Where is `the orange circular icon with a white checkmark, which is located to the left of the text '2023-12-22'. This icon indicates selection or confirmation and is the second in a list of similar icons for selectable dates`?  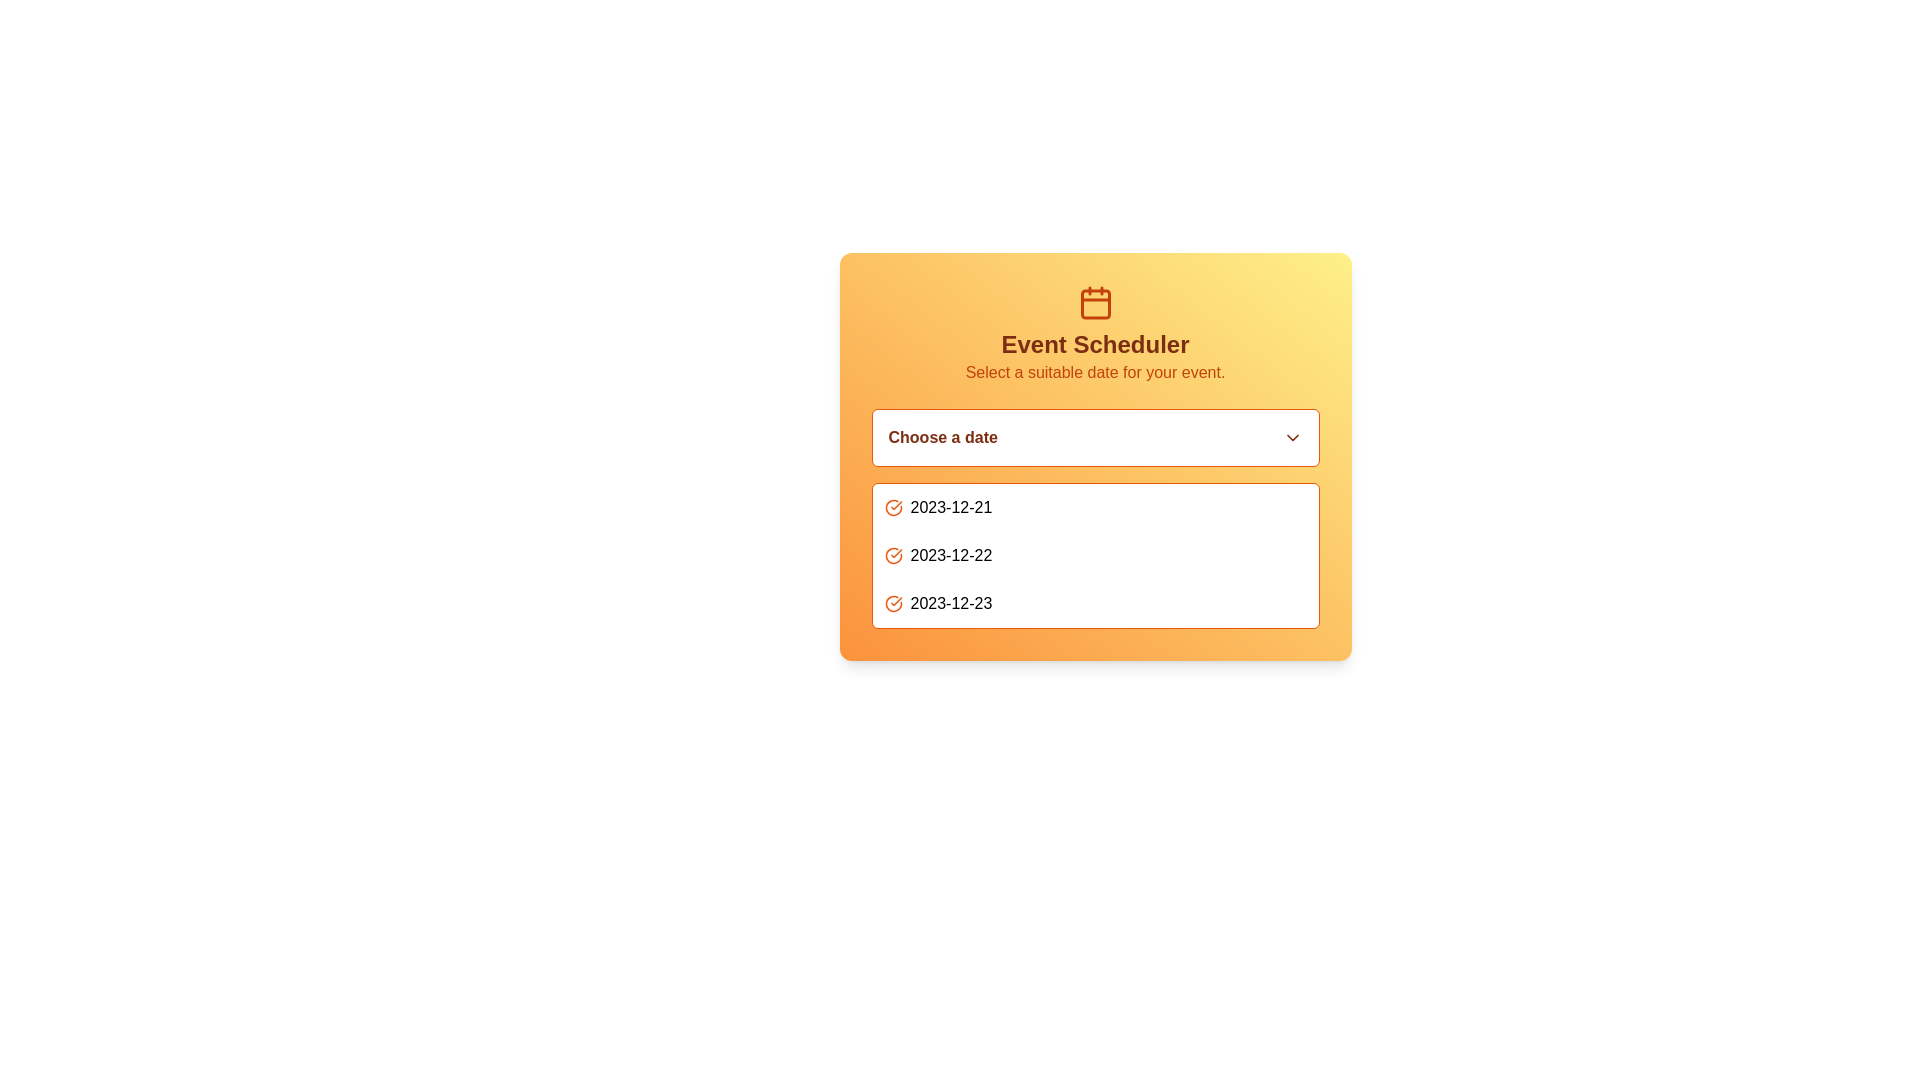
the orange circular icon with a white checkmark, which is located to the left of the text '2023-12-22'. This icon indicates selection or confirmation and is the second in a list of similar icons for selectable dates is located at coordinates (892, 555).